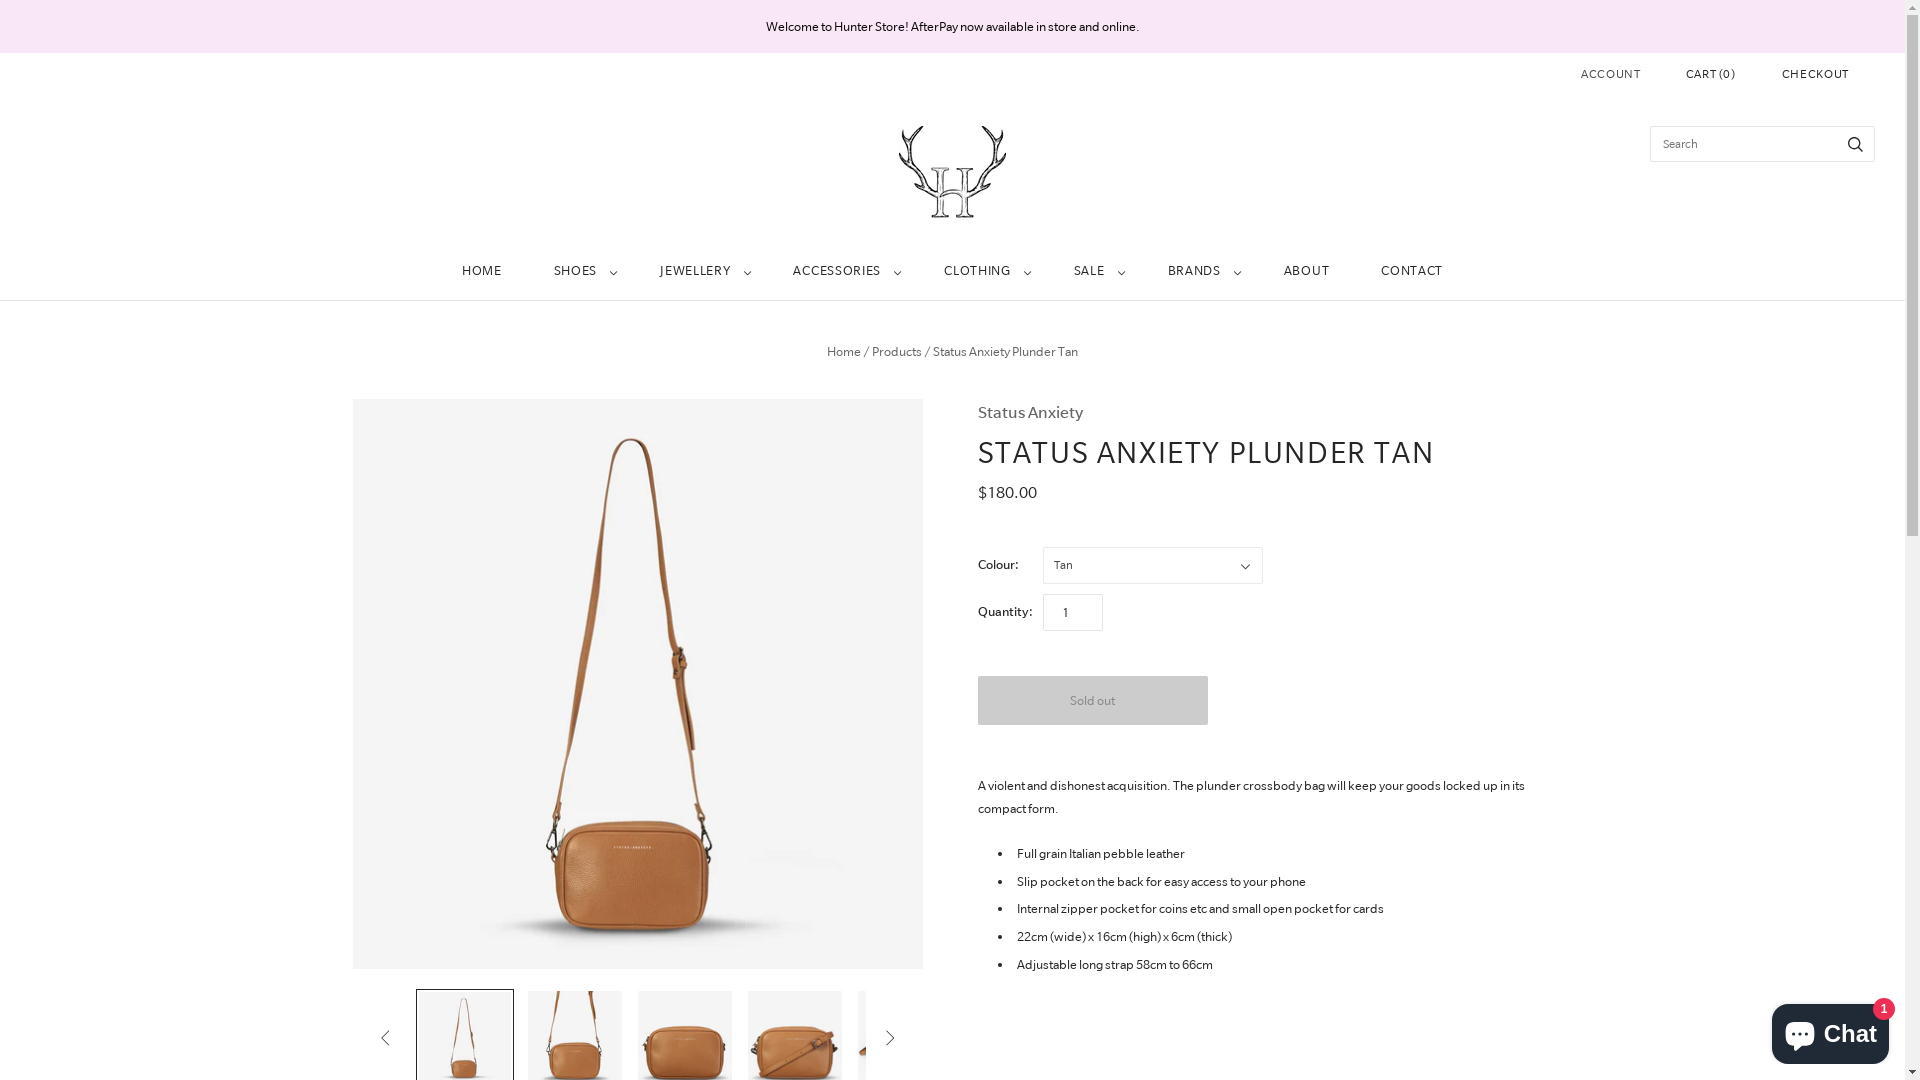  What do you see at coordinates (1306, 271) in the screenshot?
I see `'ABOUT'` at bounding box center [1306, 271].